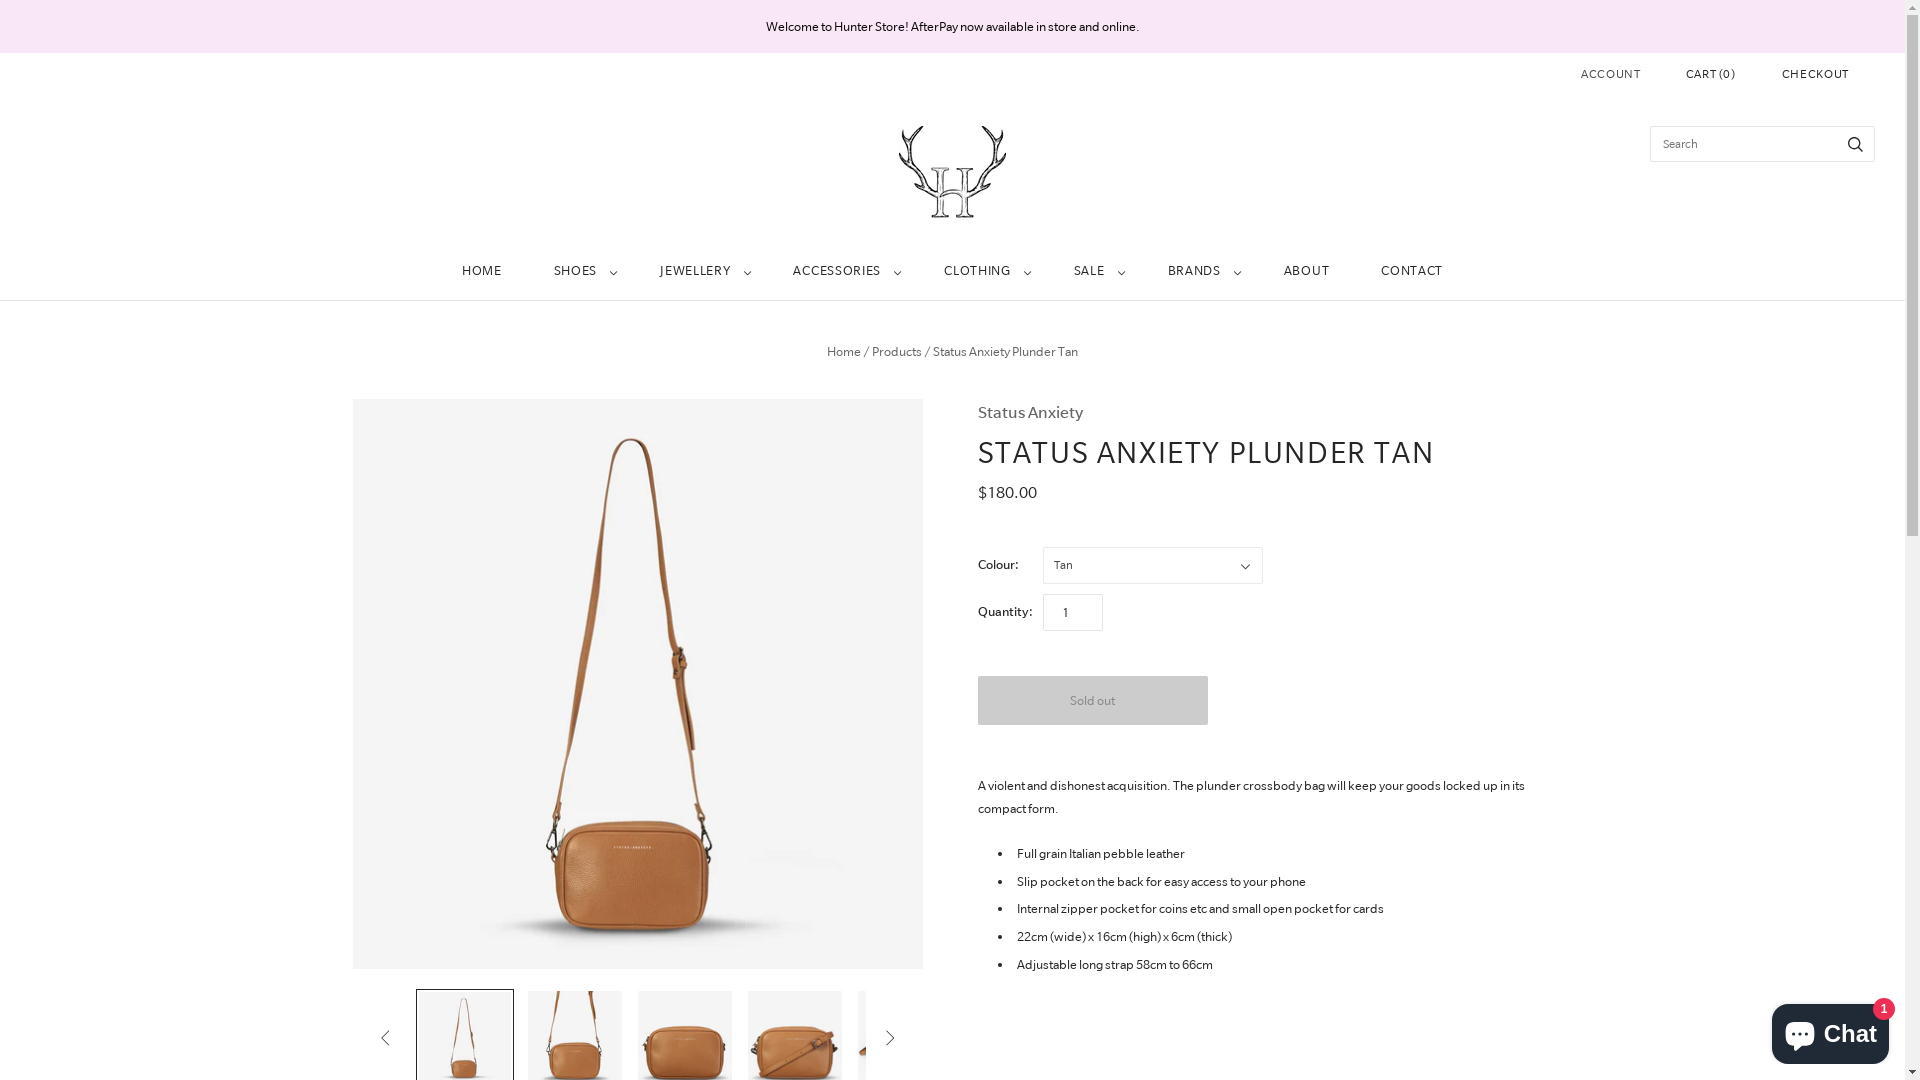  What do you see at coordinates (1306, 271) in the screenshot?
I see `'ABOUT'` at bounding box center [1306, 271].